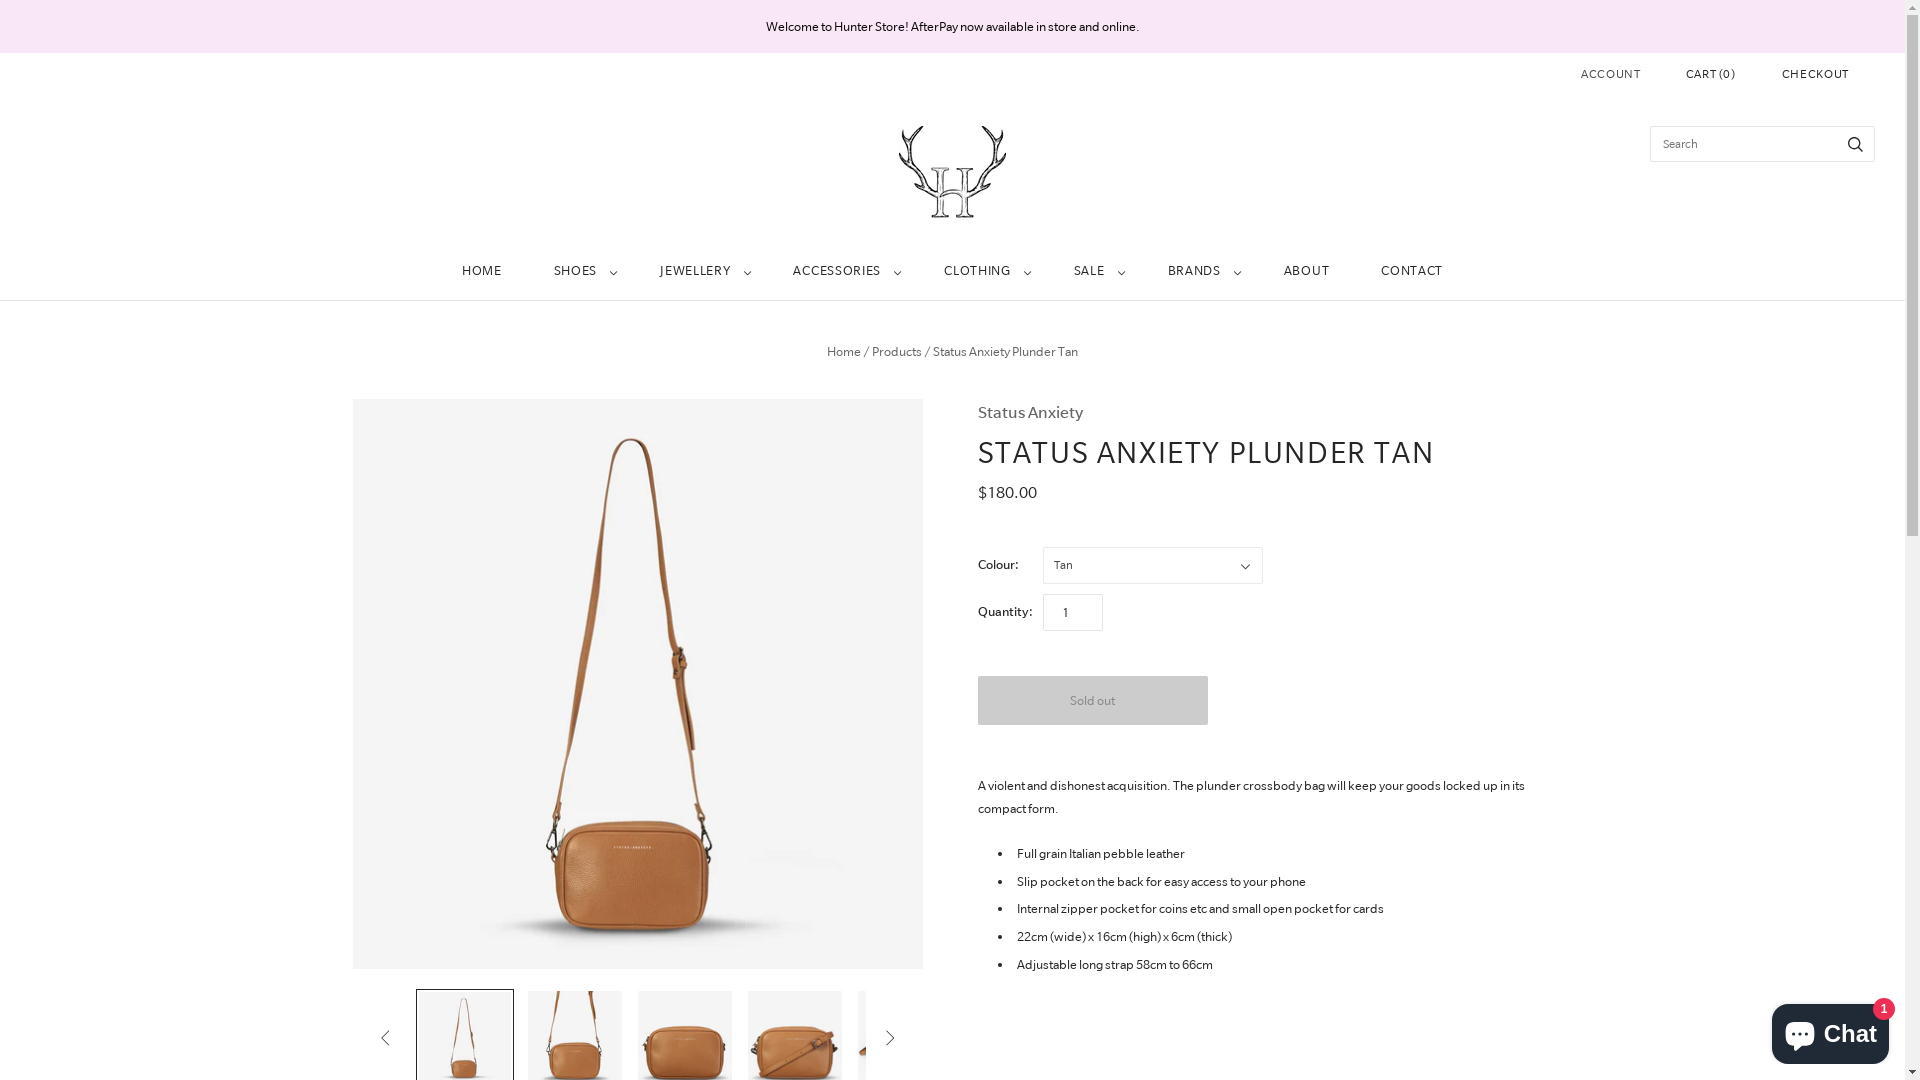  What do you see at coordinates (1306, 271) in the screenshot?
I see `'ABOUT'` at bounding box center [1306, 271].